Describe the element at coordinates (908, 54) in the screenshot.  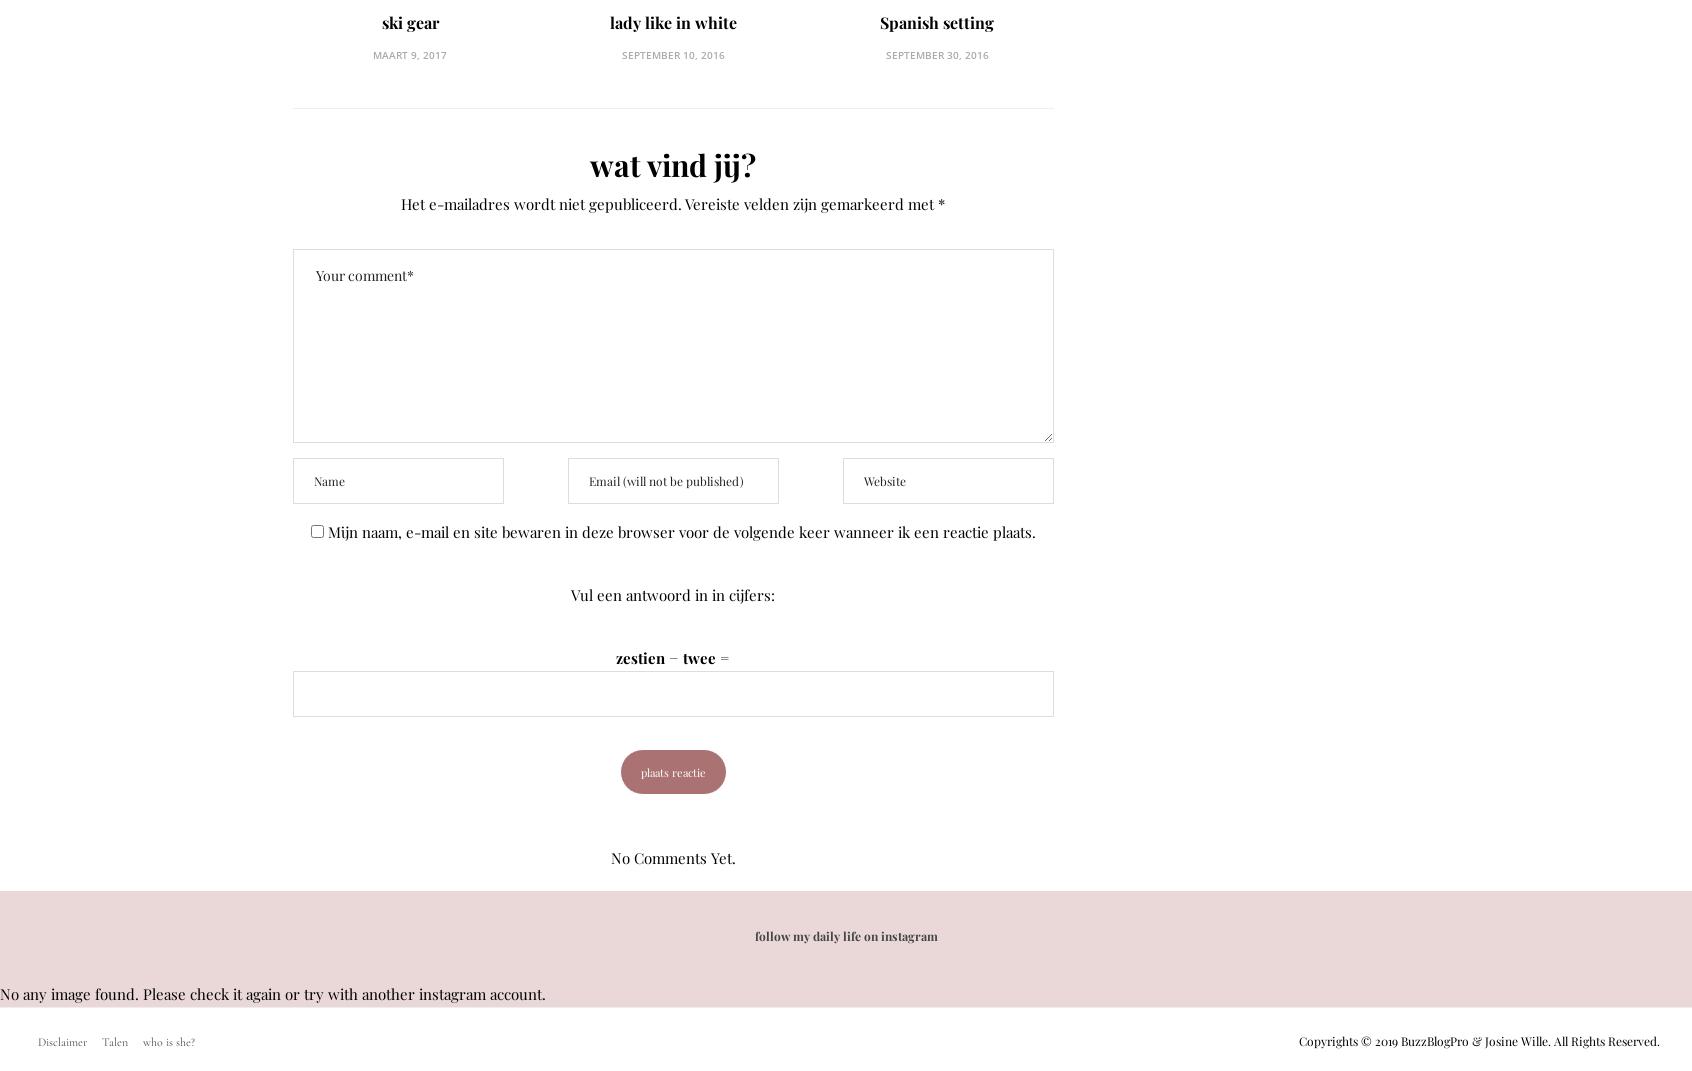
I see `'september 30, 2016'` at that location.